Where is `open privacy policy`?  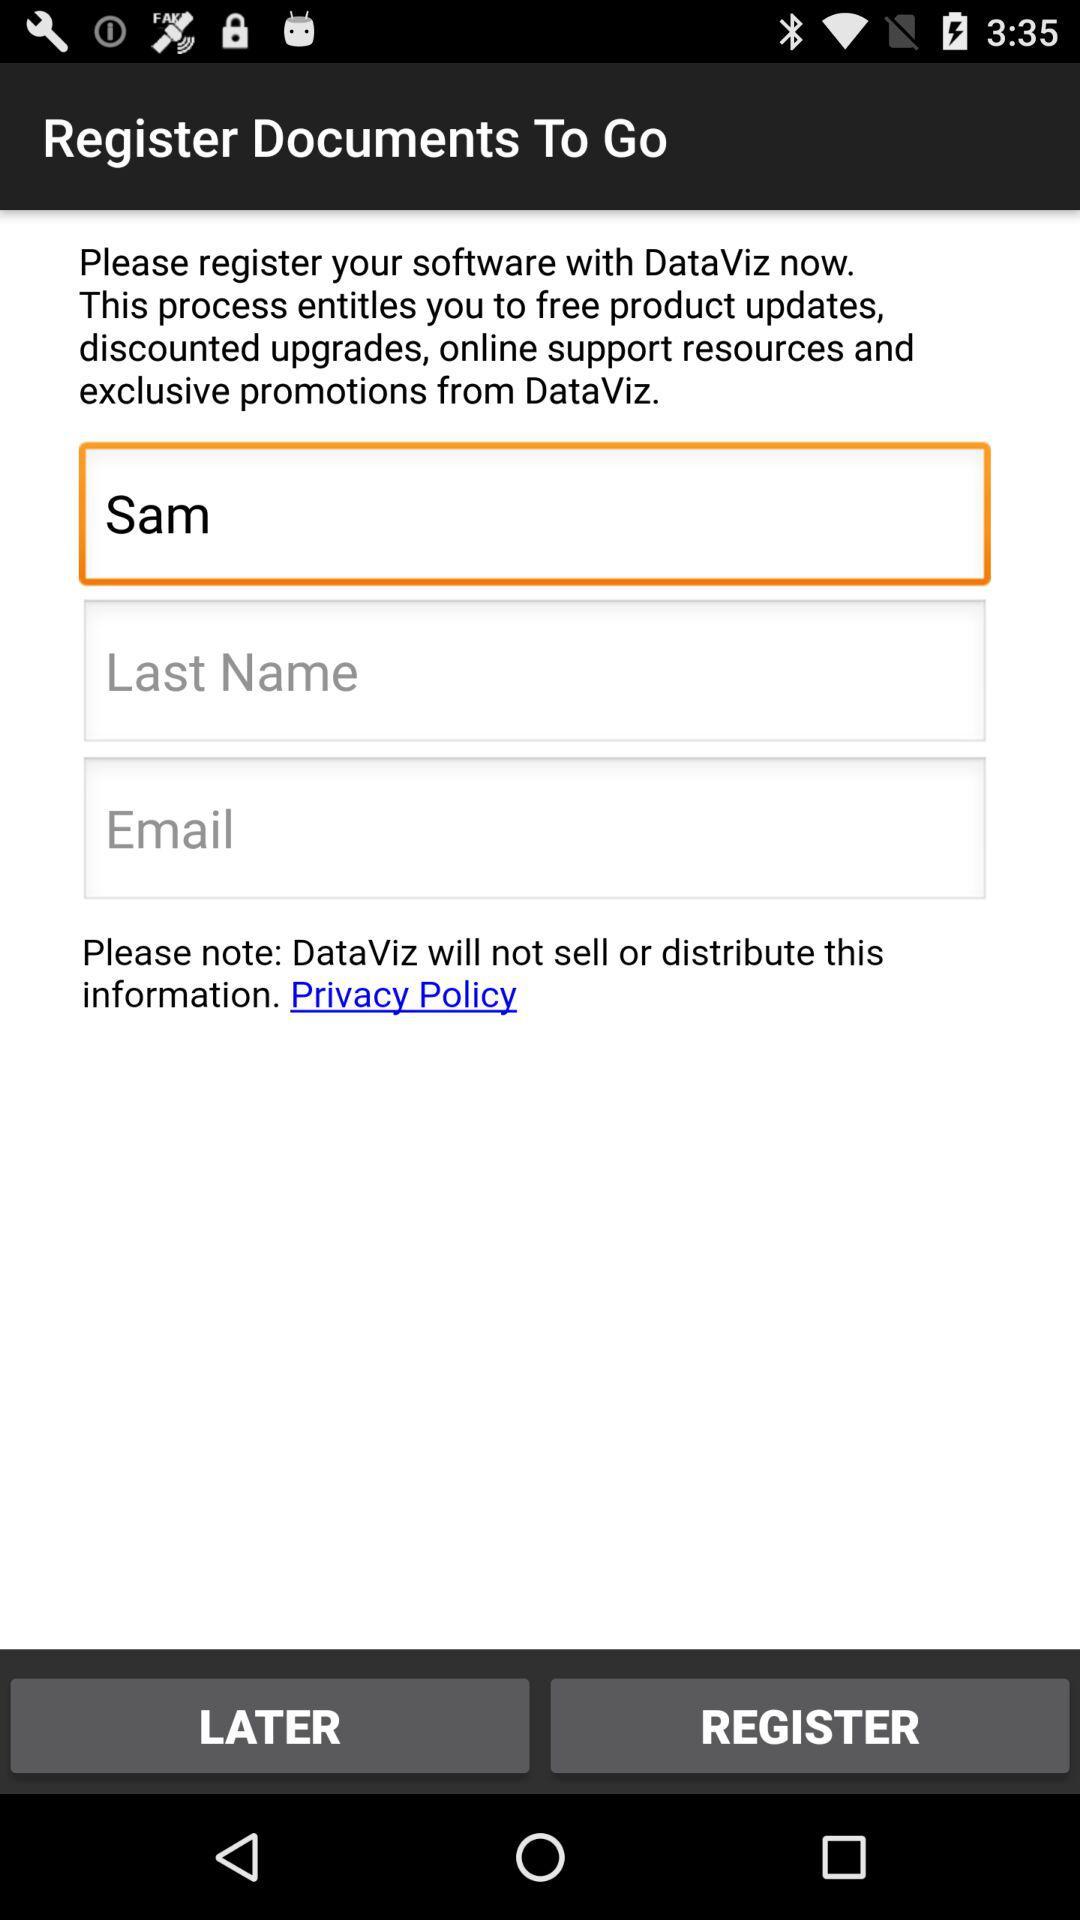 open privacy policy is located at coordinates (533, 983).